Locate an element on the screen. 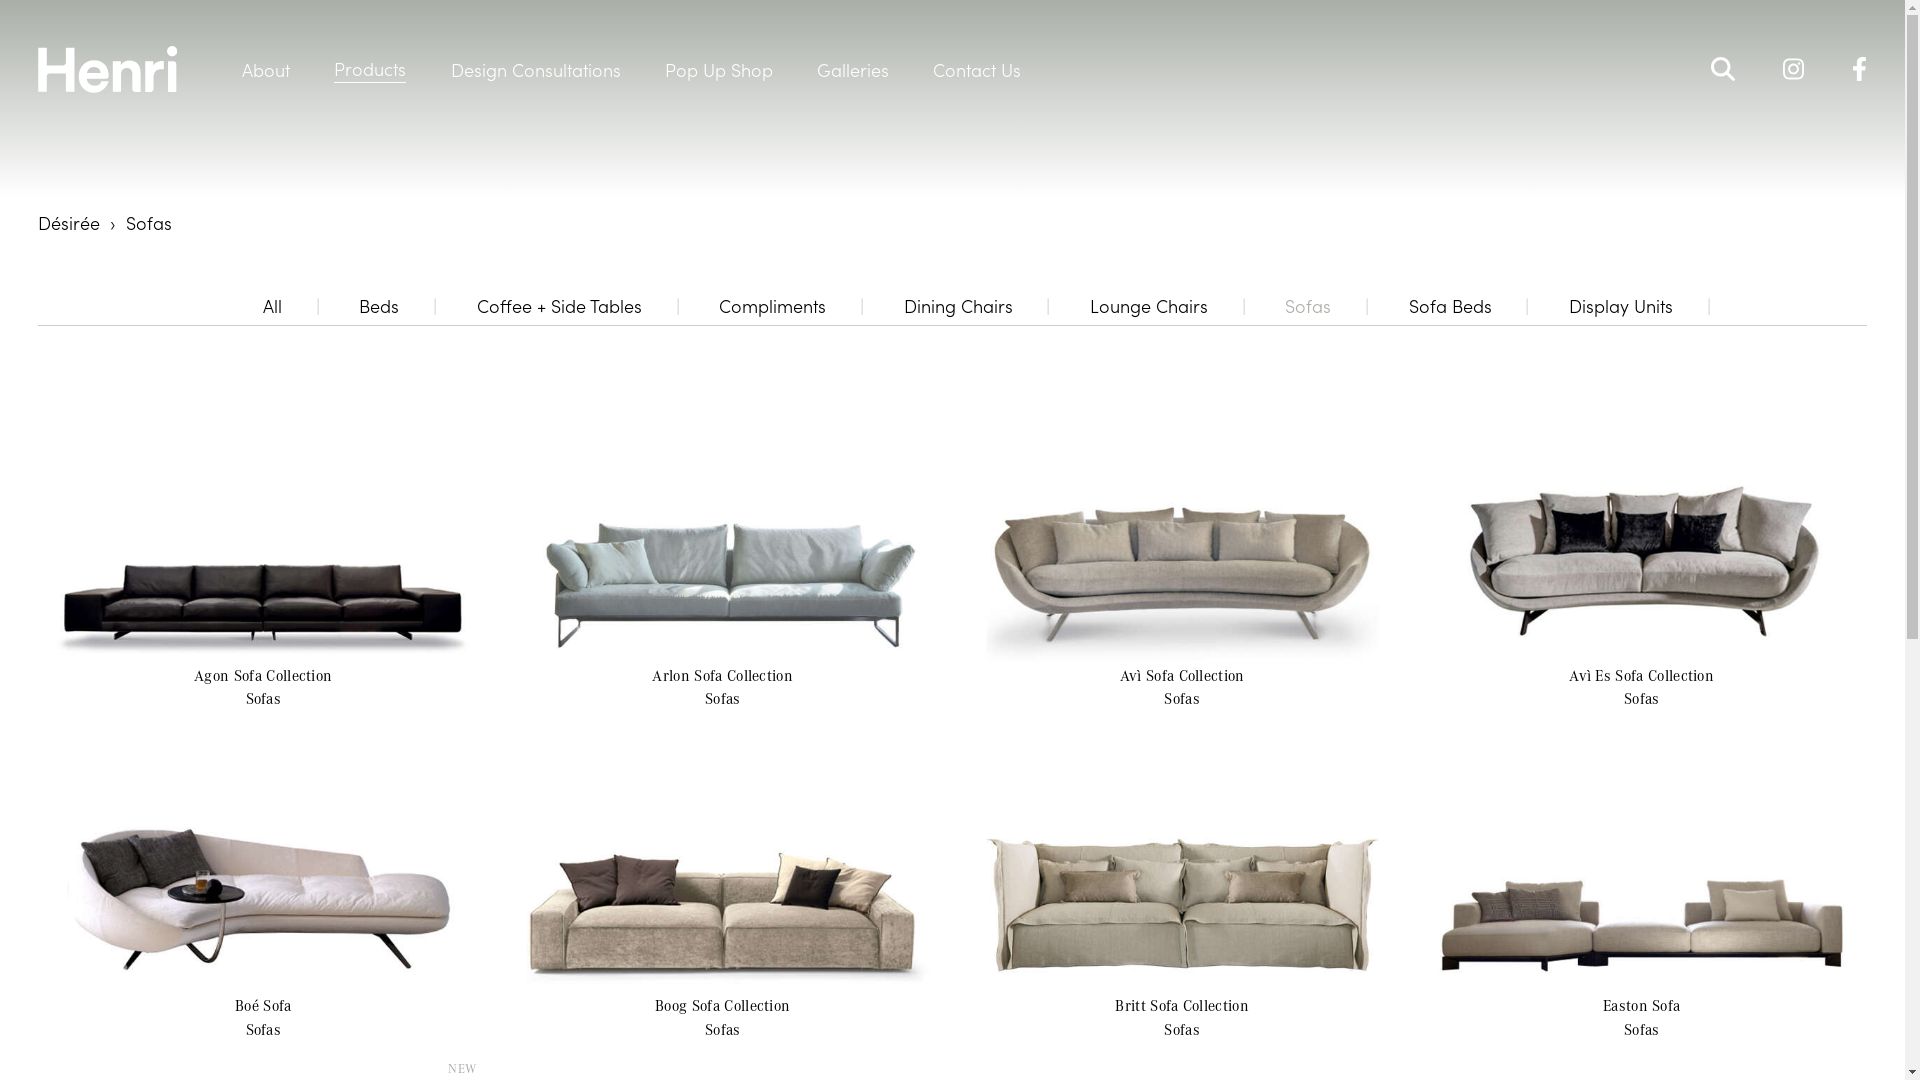  'Galleries' is located at coordinates (816, 68).